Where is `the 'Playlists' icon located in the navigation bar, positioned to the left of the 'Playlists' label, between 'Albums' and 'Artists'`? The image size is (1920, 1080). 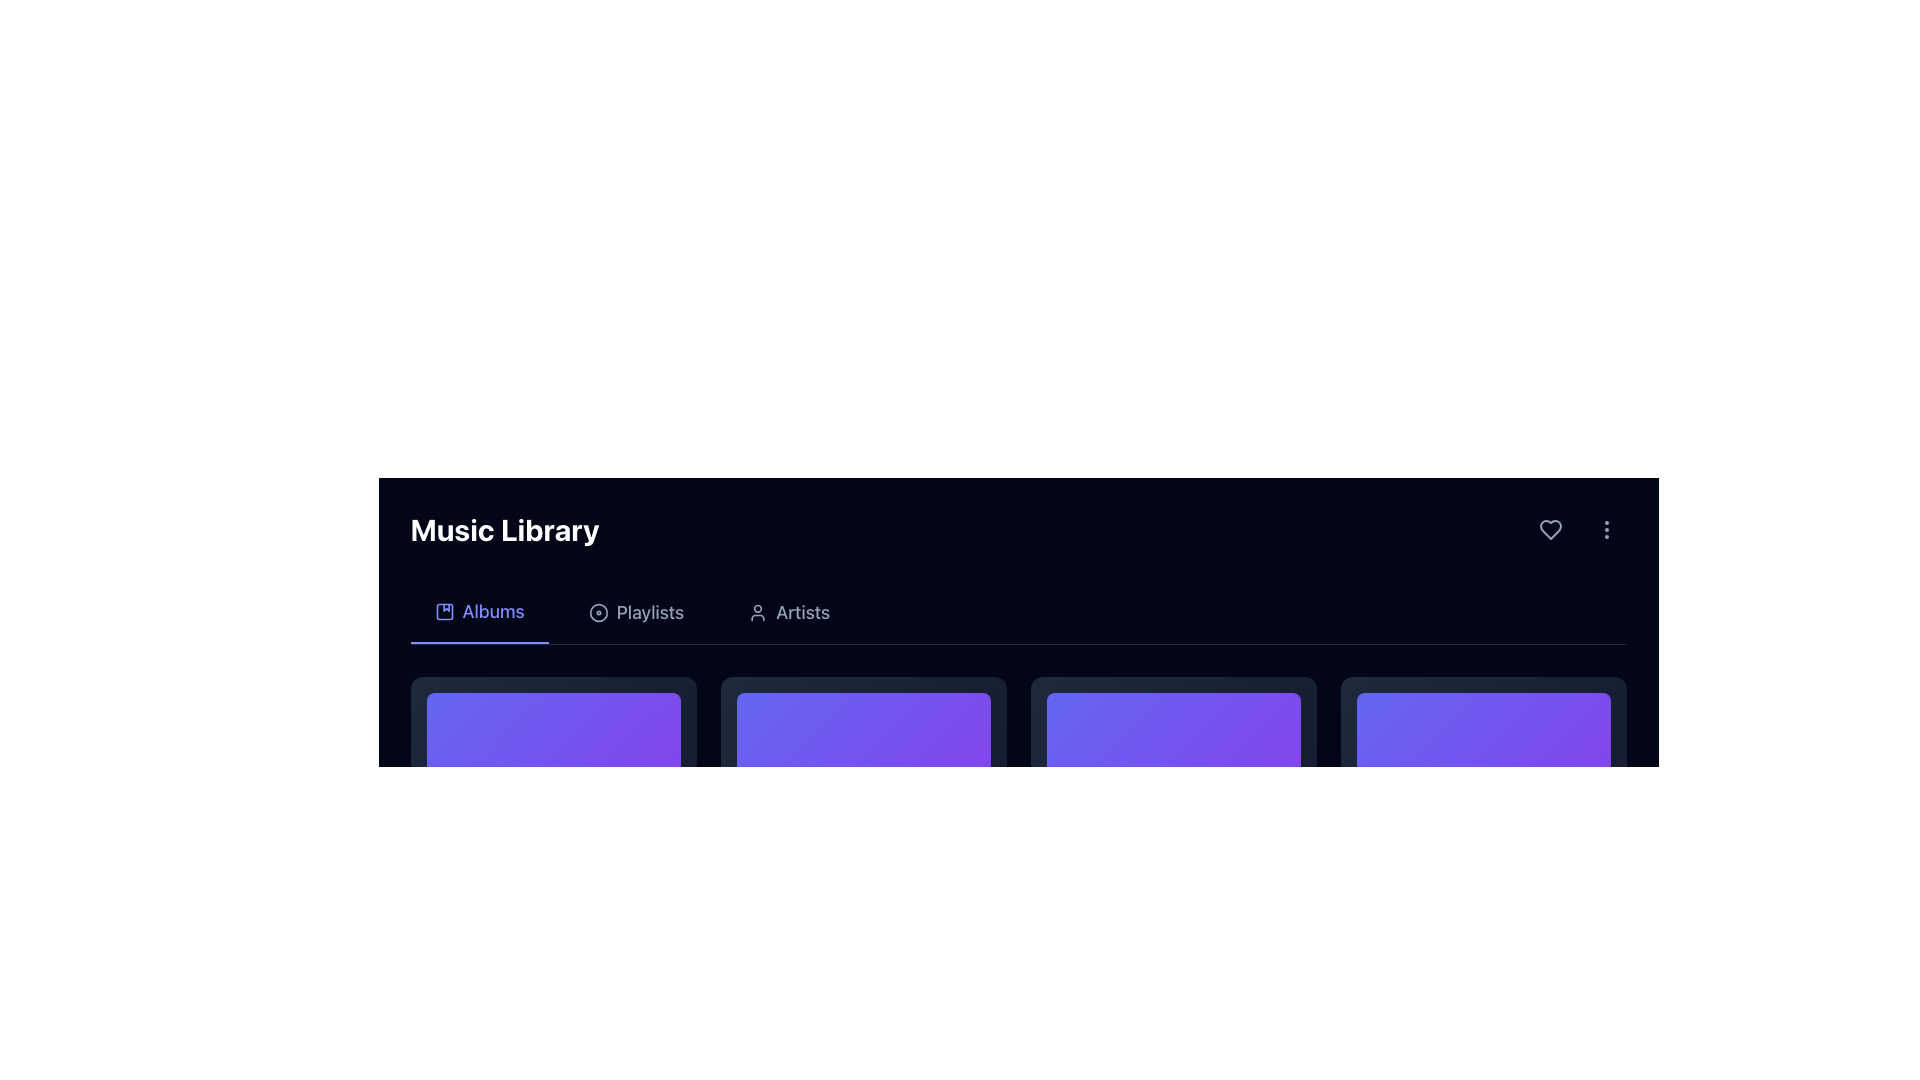 the 'Playlists' icon located in the navigation bar, positioned to the left of the 'Playlists' label, between 'Albums' and 'Artists' is located at coordinates (597, 612).